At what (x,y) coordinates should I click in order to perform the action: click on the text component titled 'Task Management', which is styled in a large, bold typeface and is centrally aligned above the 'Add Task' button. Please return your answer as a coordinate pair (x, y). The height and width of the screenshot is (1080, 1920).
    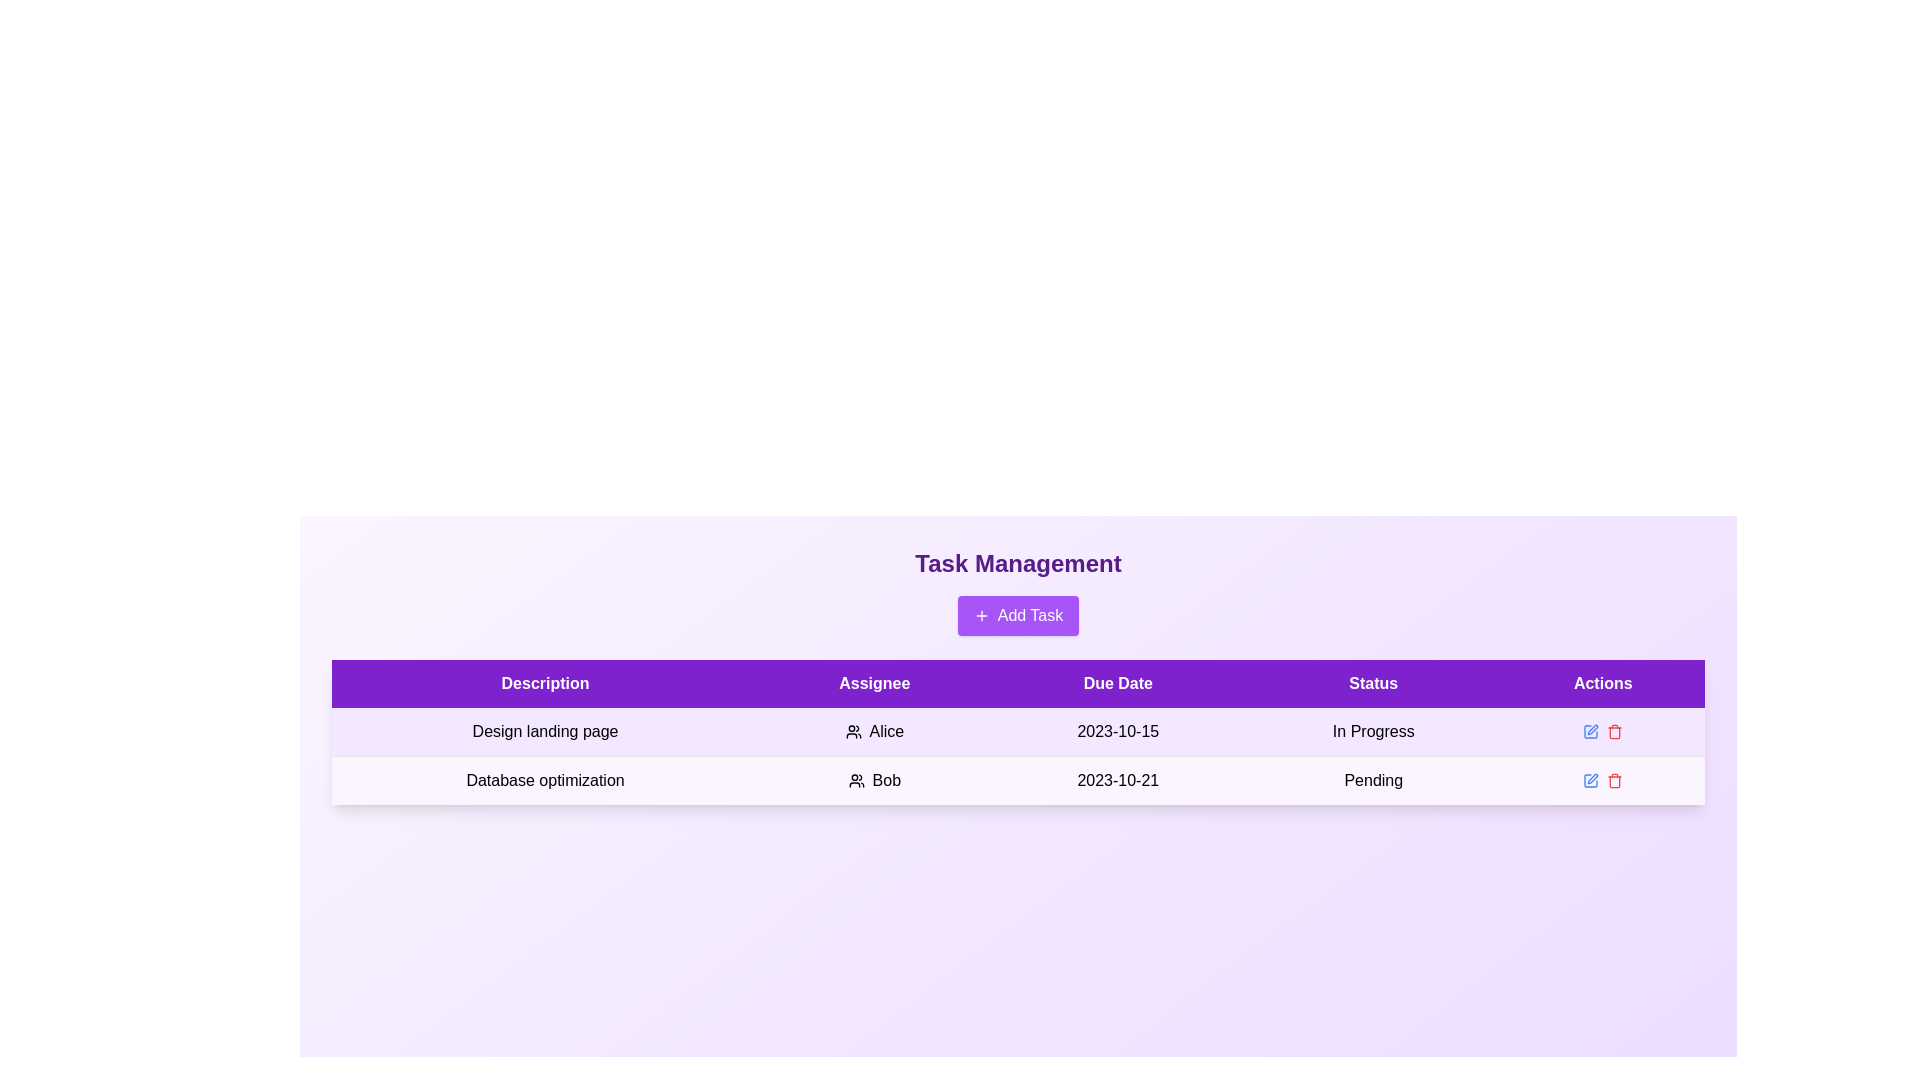
    Looking at the image, I should click on (1018, 563).